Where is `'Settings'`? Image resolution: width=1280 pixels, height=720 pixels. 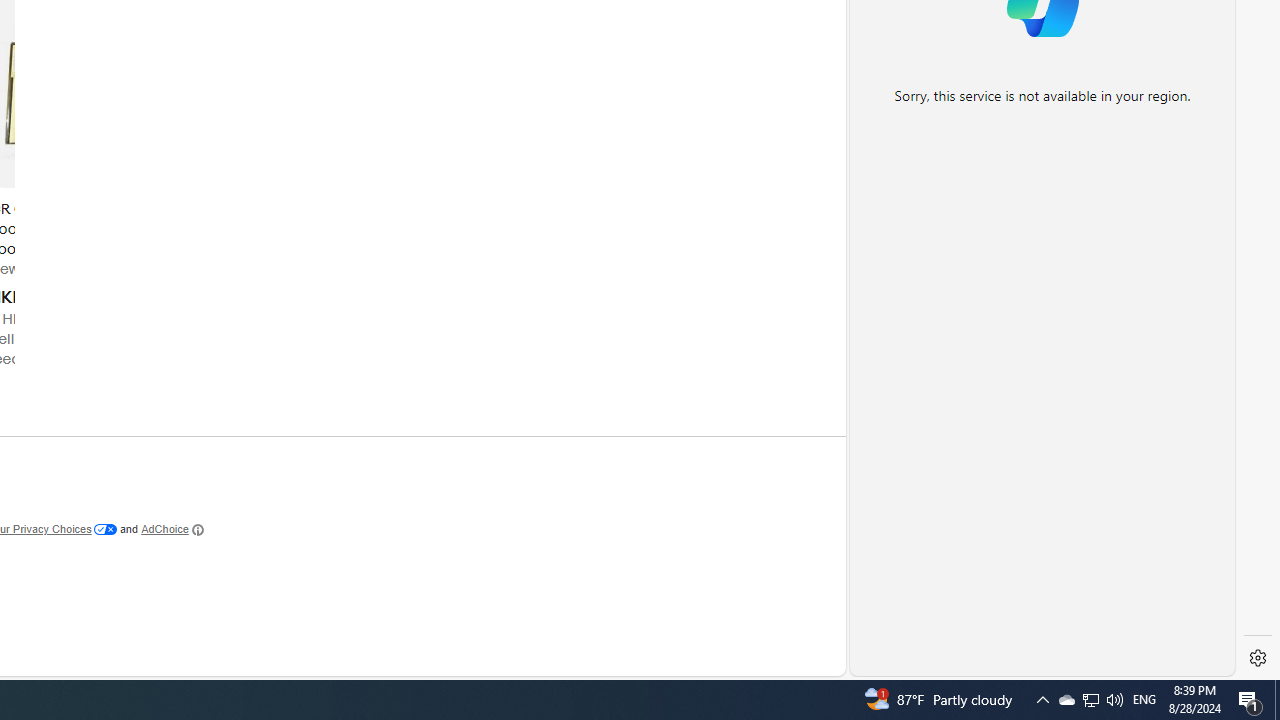
'Settings' is located at coordinates (1257, 658).